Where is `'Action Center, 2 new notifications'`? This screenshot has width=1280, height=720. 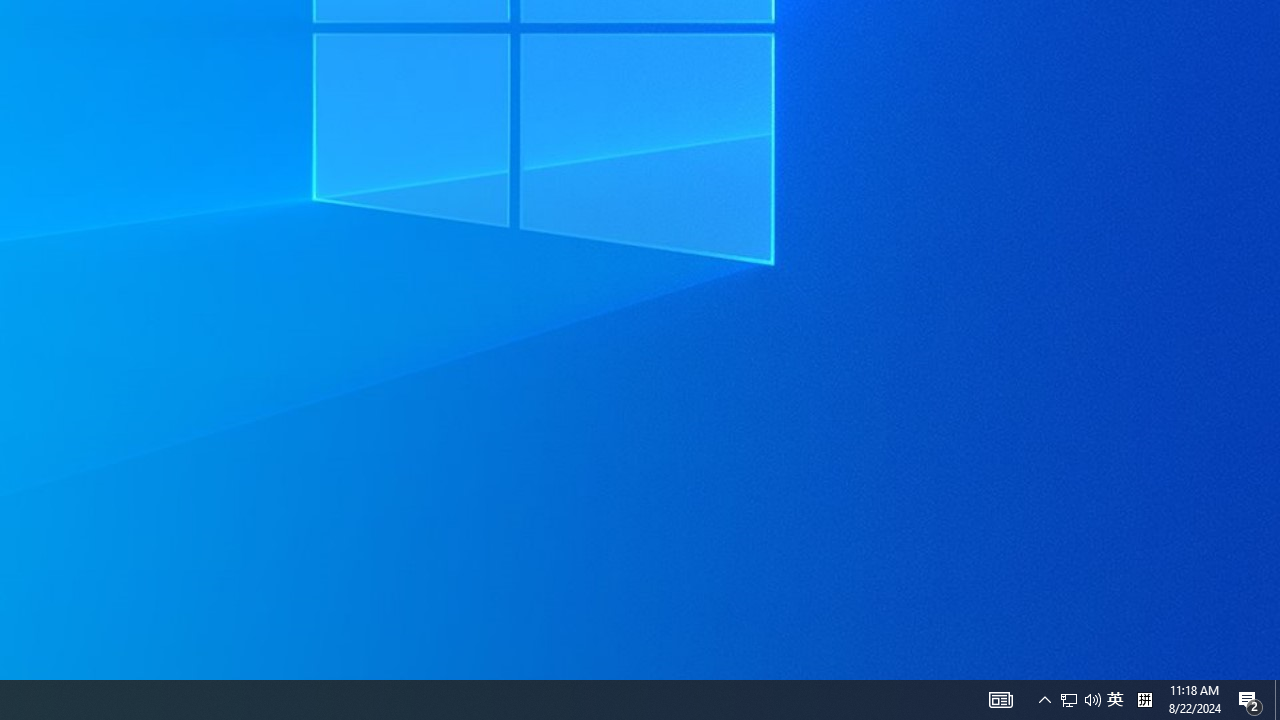
'Action Center, 2 new notifications' is located at coordinates (1250, 698).